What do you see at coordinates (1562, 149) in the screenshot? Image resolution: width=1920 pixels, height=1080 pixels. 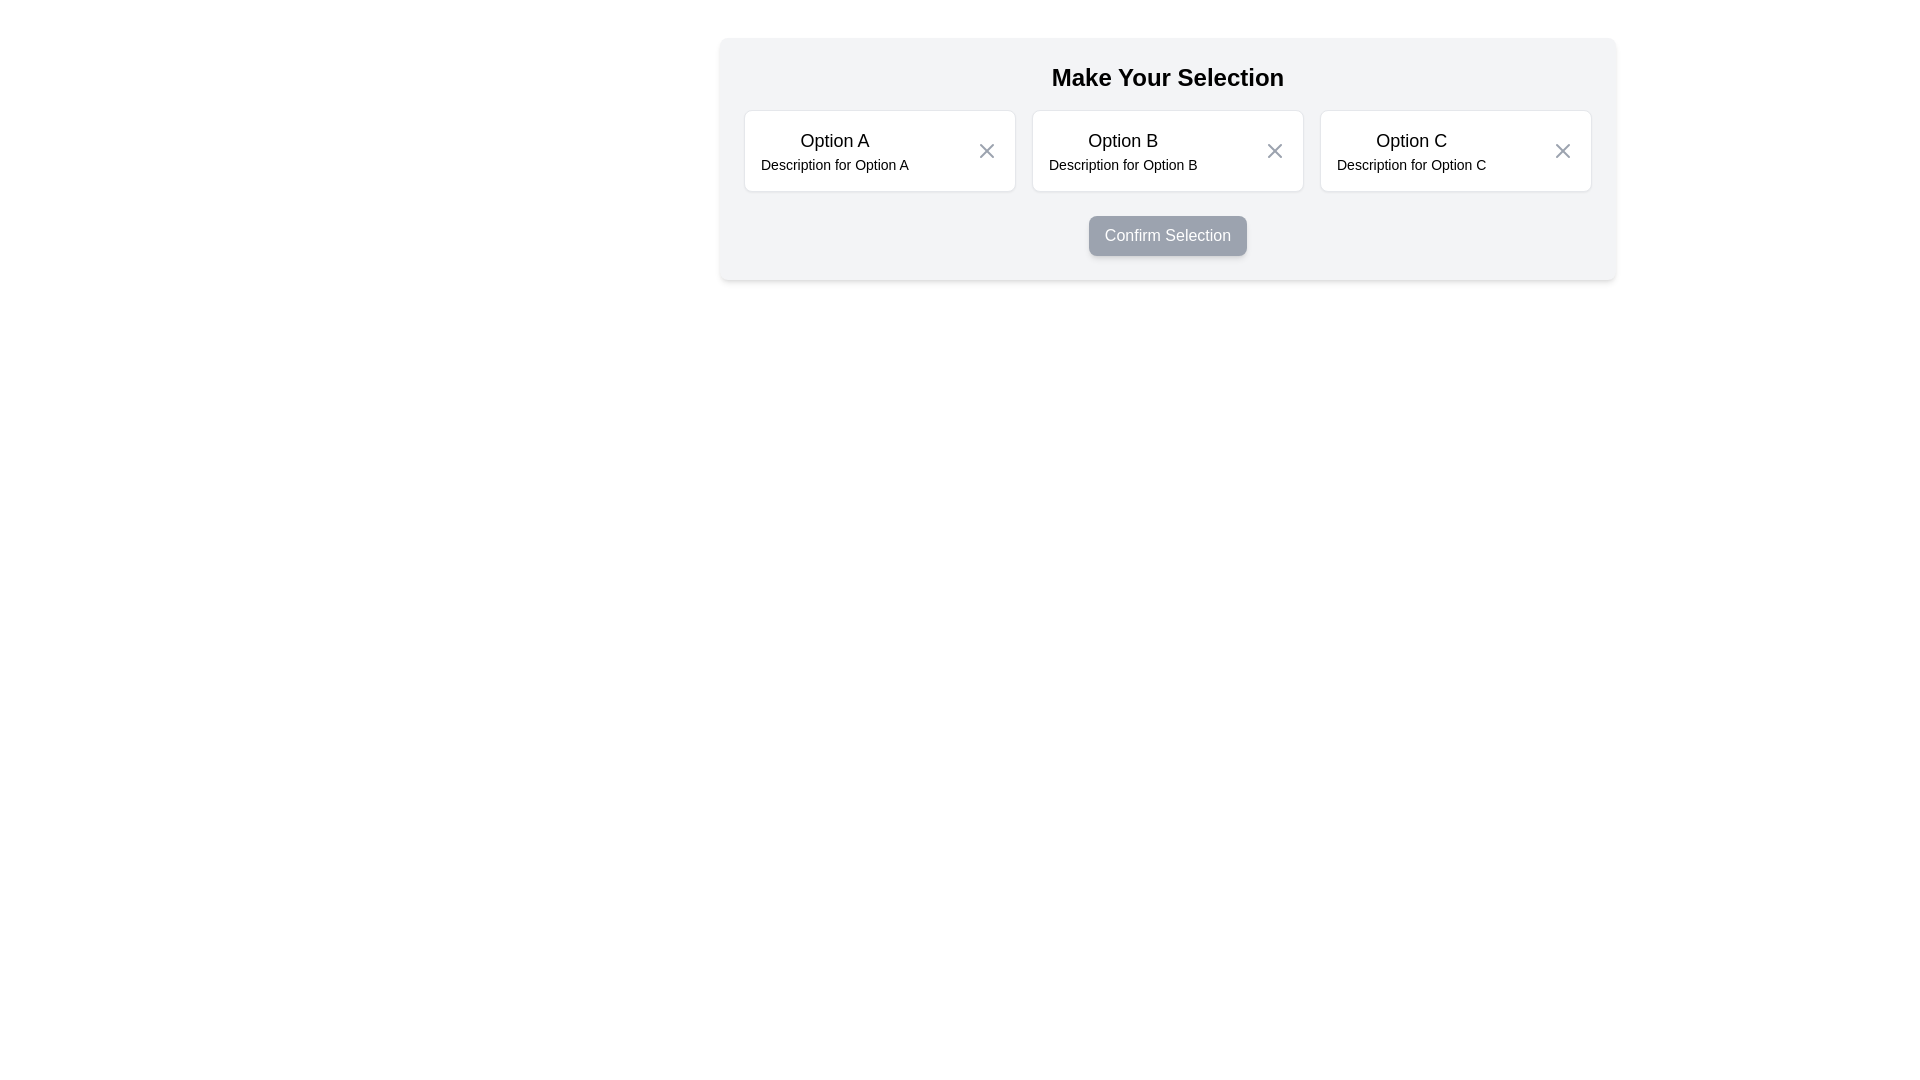 I see `the Close icon (dismiss button) located in the top-right corner of the 'Option C' box` at bounding box center [1562, 149].